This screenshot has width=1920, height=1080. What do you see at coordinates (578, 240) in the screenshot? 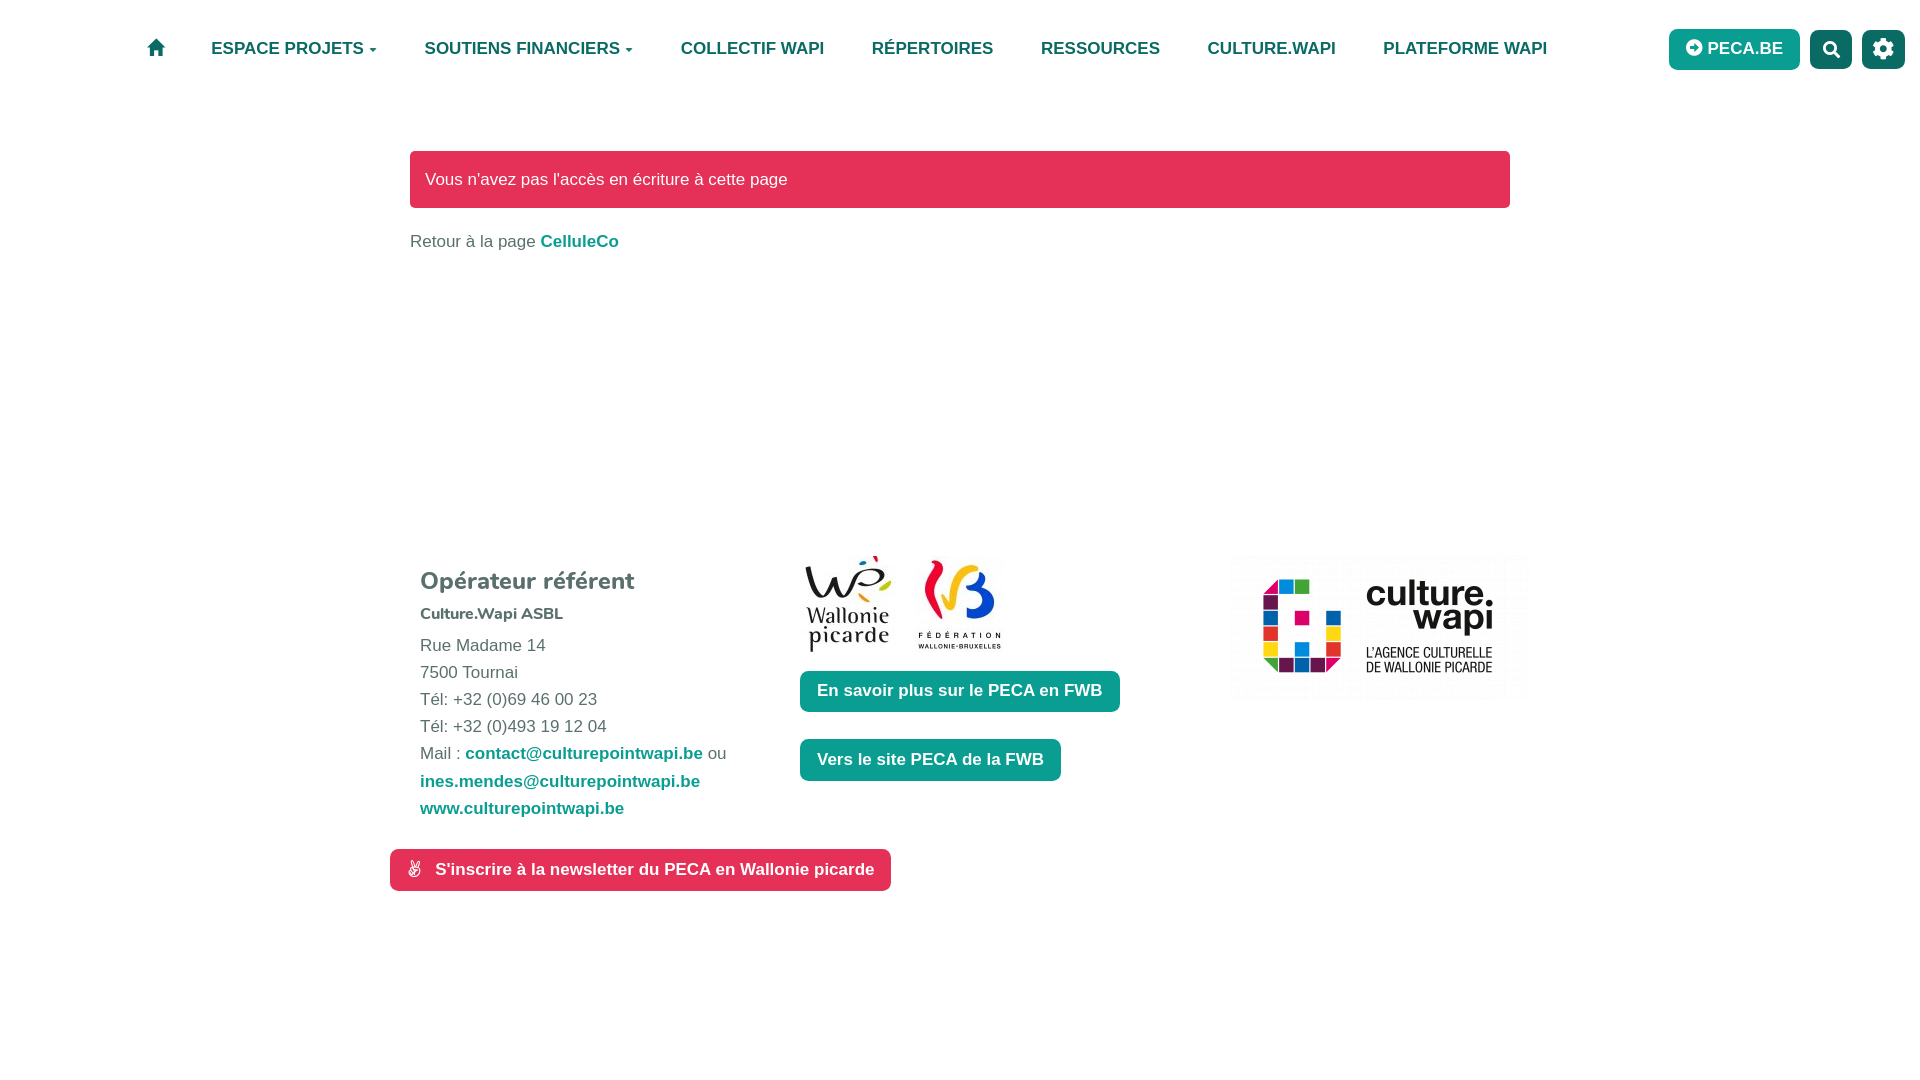
I see `'CelluleCo'` at bounding box center [578, 240].